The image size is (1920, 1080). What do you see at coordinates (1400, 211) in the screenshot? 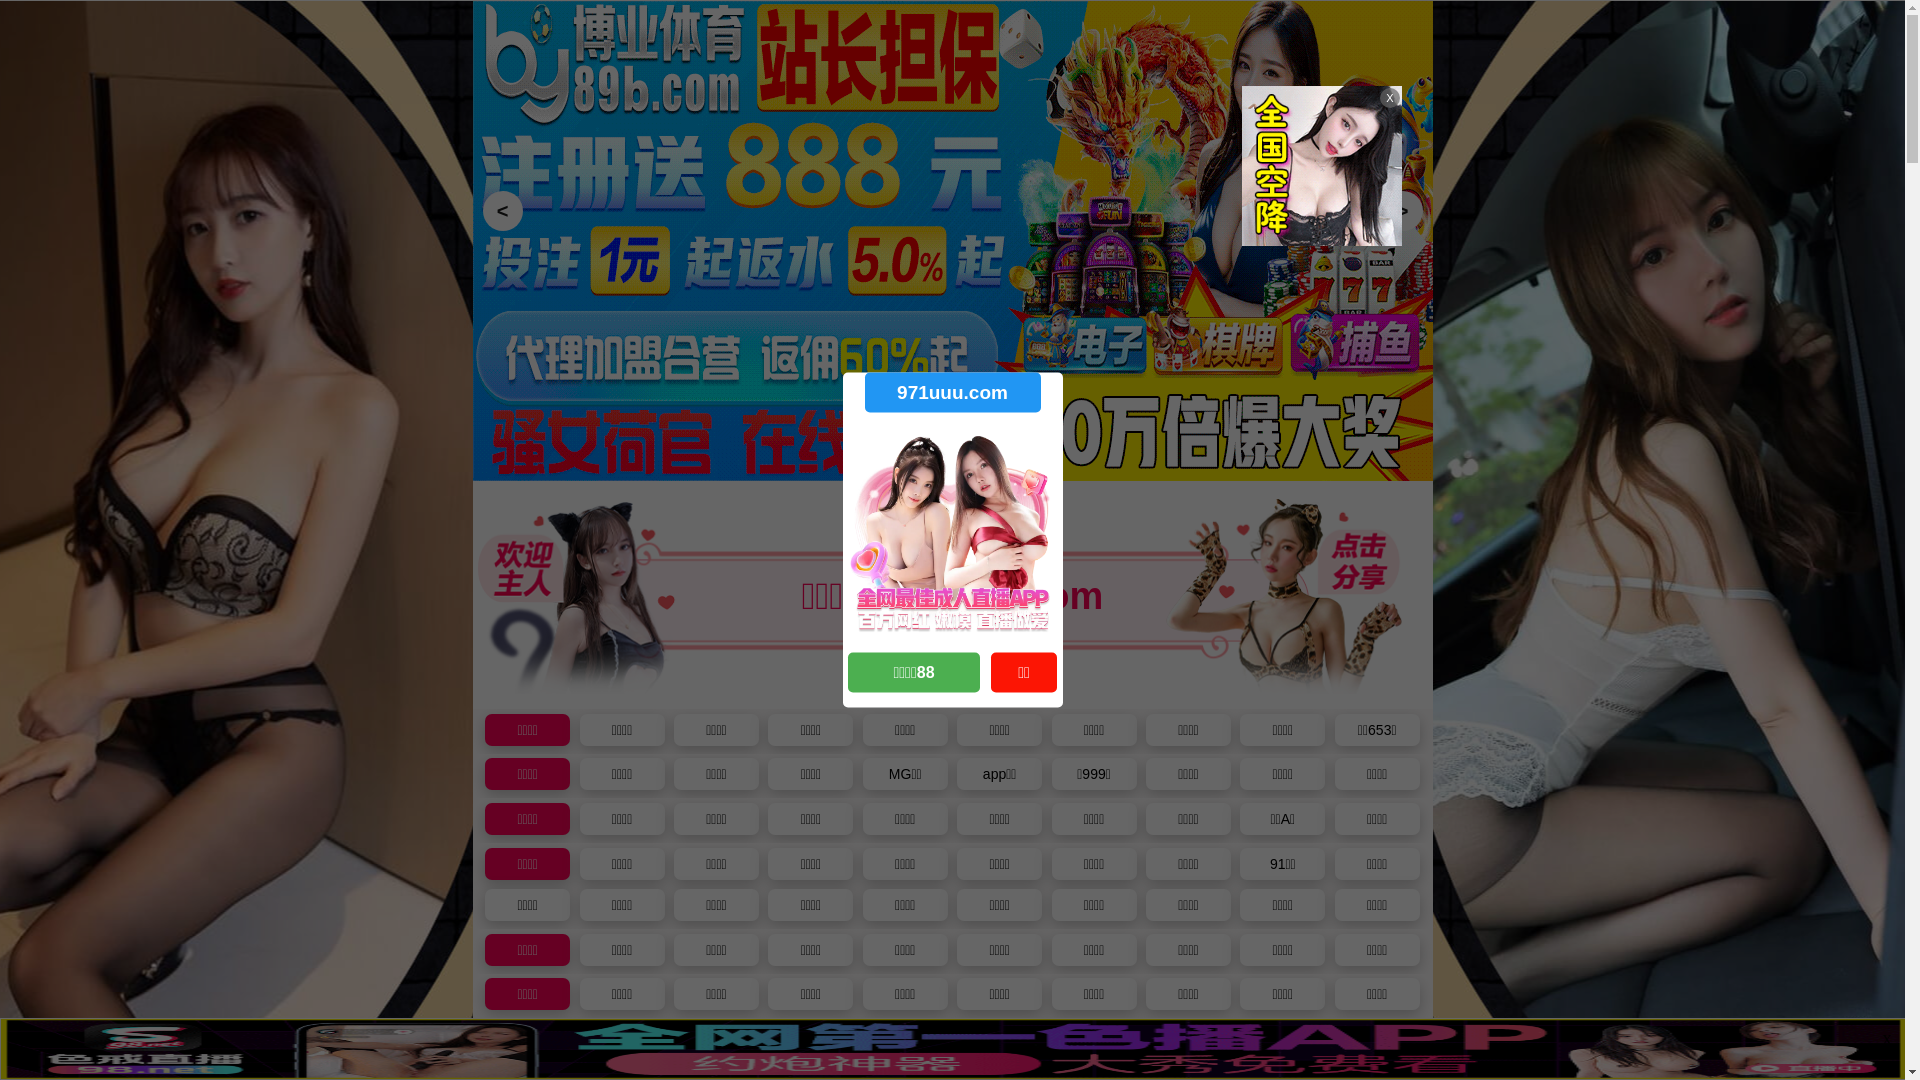
I see `'>'` at bounding box center [1400, 211].